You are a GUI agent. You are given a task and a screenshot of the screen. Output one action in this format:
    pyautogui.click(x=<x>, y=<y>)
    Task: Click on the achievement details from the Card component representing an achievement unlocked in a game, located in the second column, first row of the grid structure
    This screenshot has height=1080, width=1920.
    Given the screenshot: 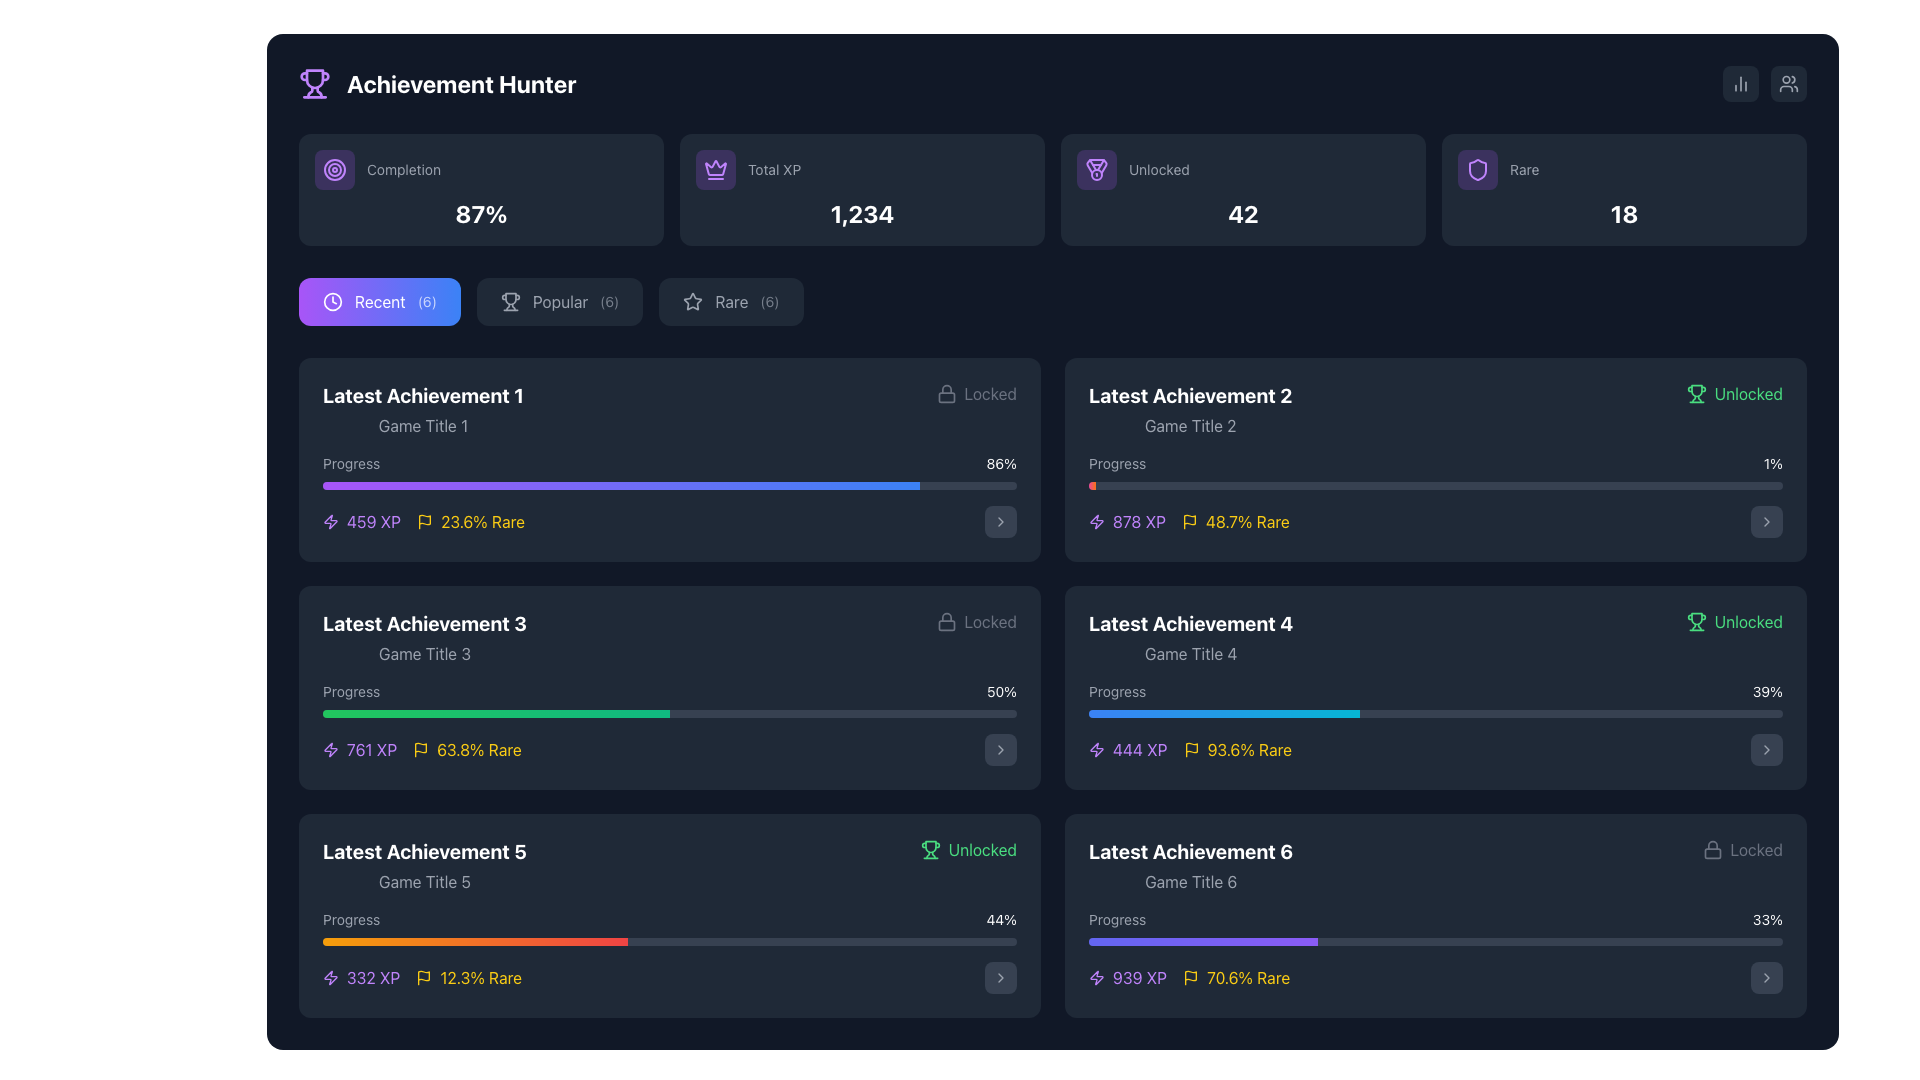 What is the action you would take?
    pyautogui.click(x=1434, y=459)
    